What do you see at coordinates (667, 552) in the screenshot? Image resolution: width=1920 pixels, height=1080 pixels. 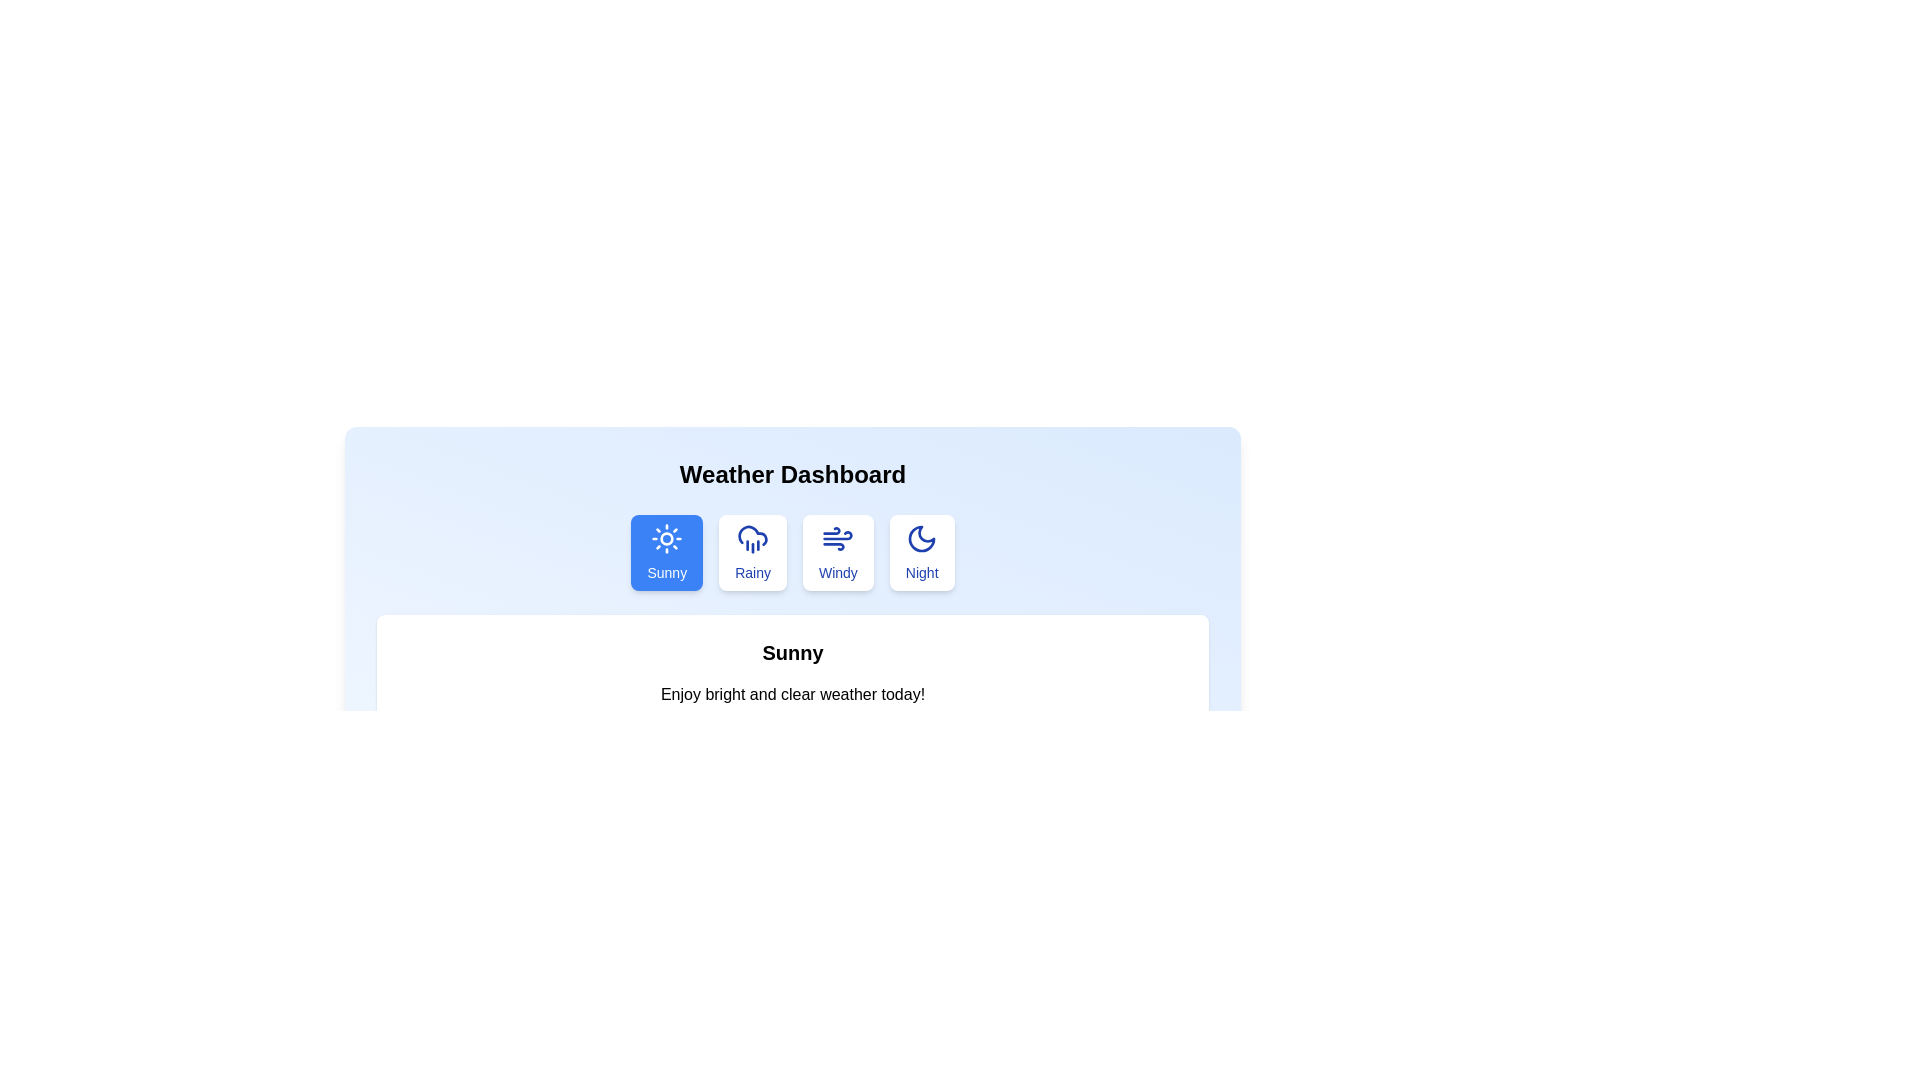 I see `the Sunny tab to view its content` at bounding box center [667, 552].